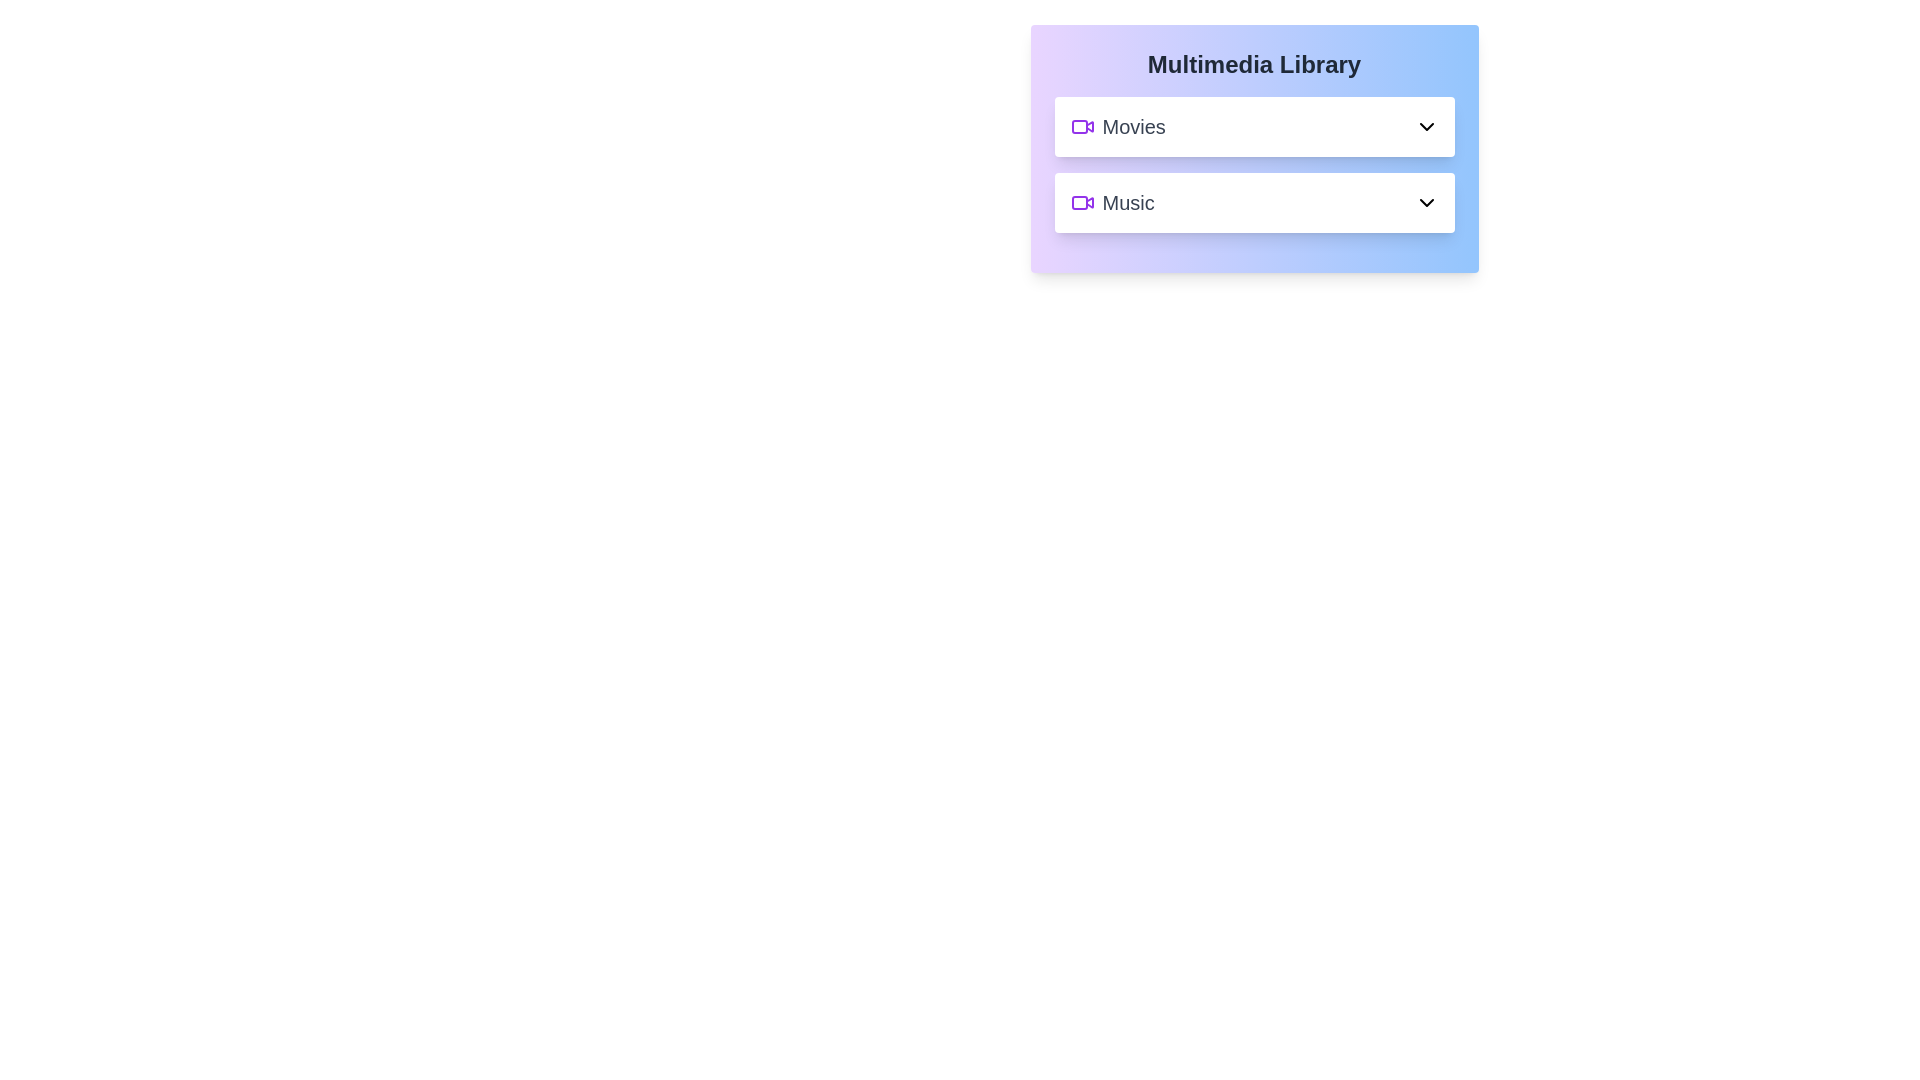 This screenshot has height=1080, width=1920. I want to click on the toggle button of the library section Movies to expand or collapse it, so click(1253, 127).